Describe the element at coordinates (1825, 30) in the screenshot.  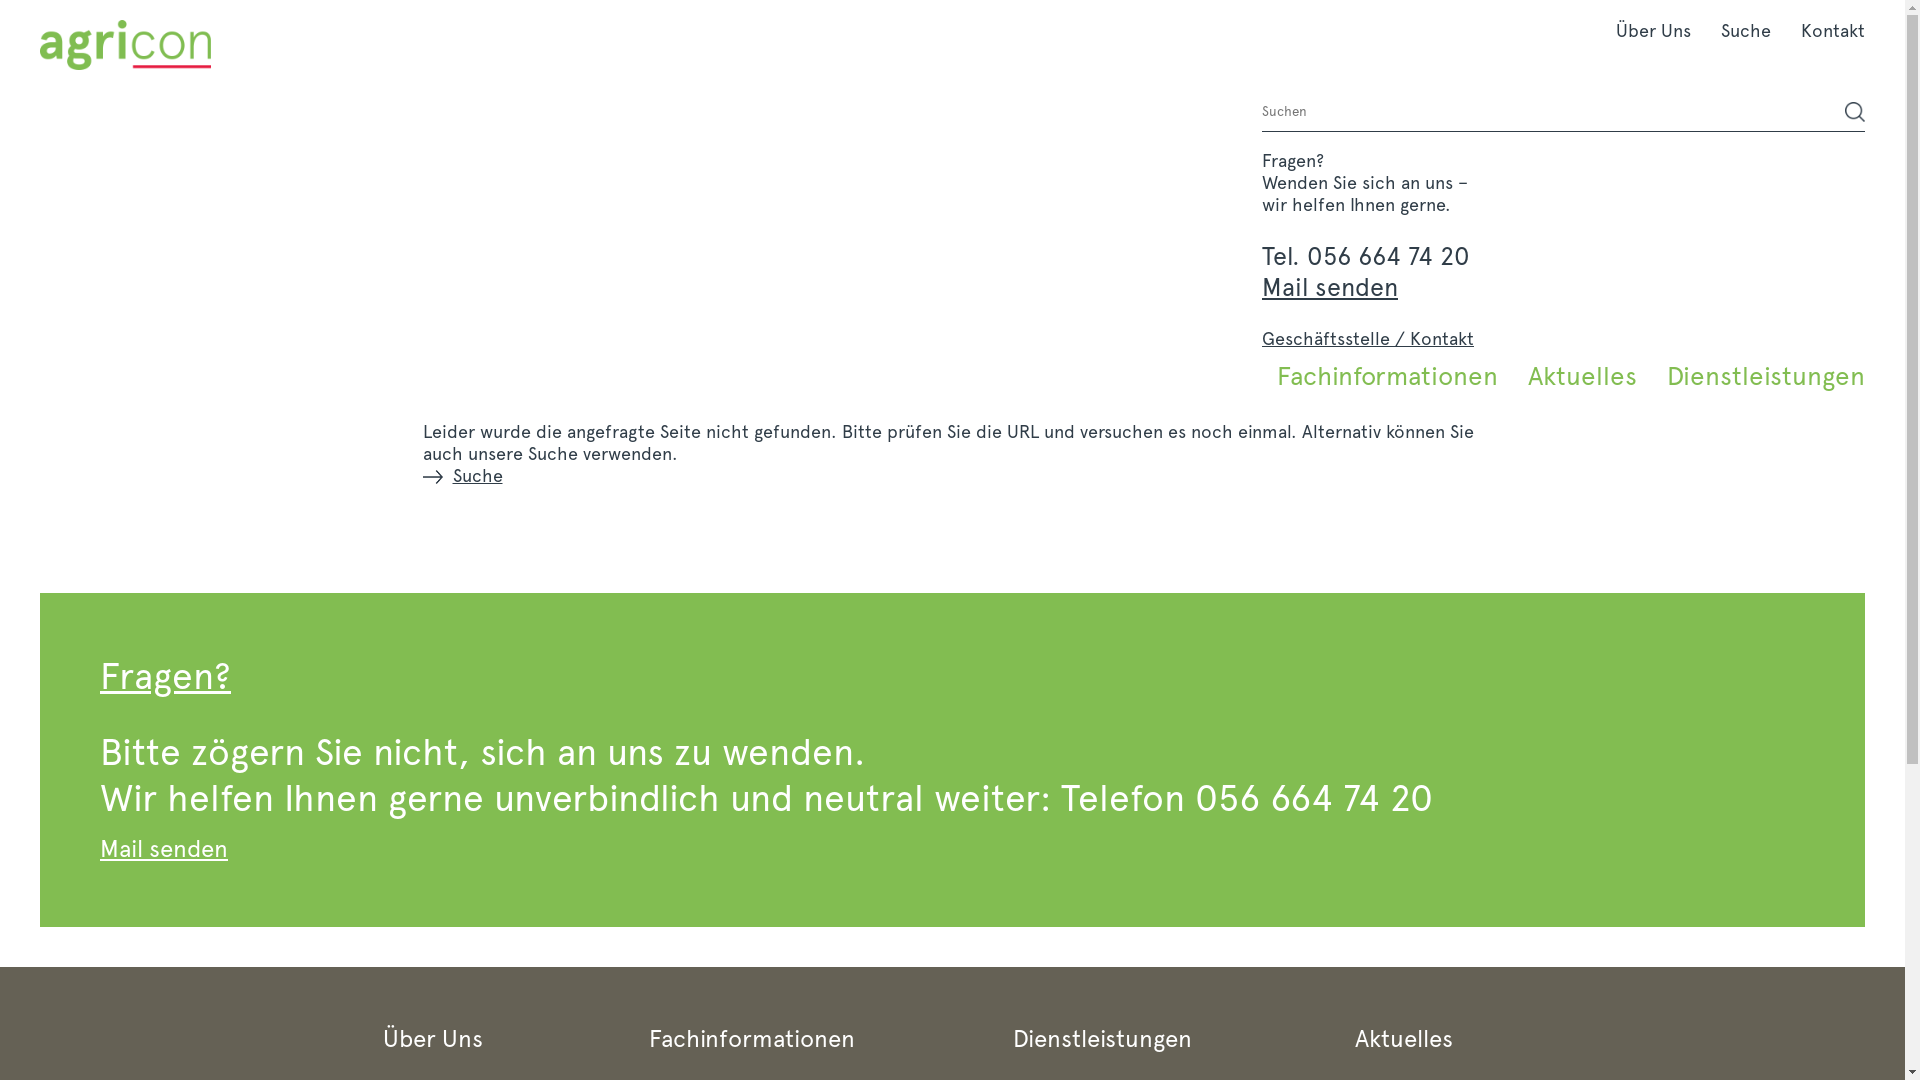
I see `'Kontakt'` at that location.